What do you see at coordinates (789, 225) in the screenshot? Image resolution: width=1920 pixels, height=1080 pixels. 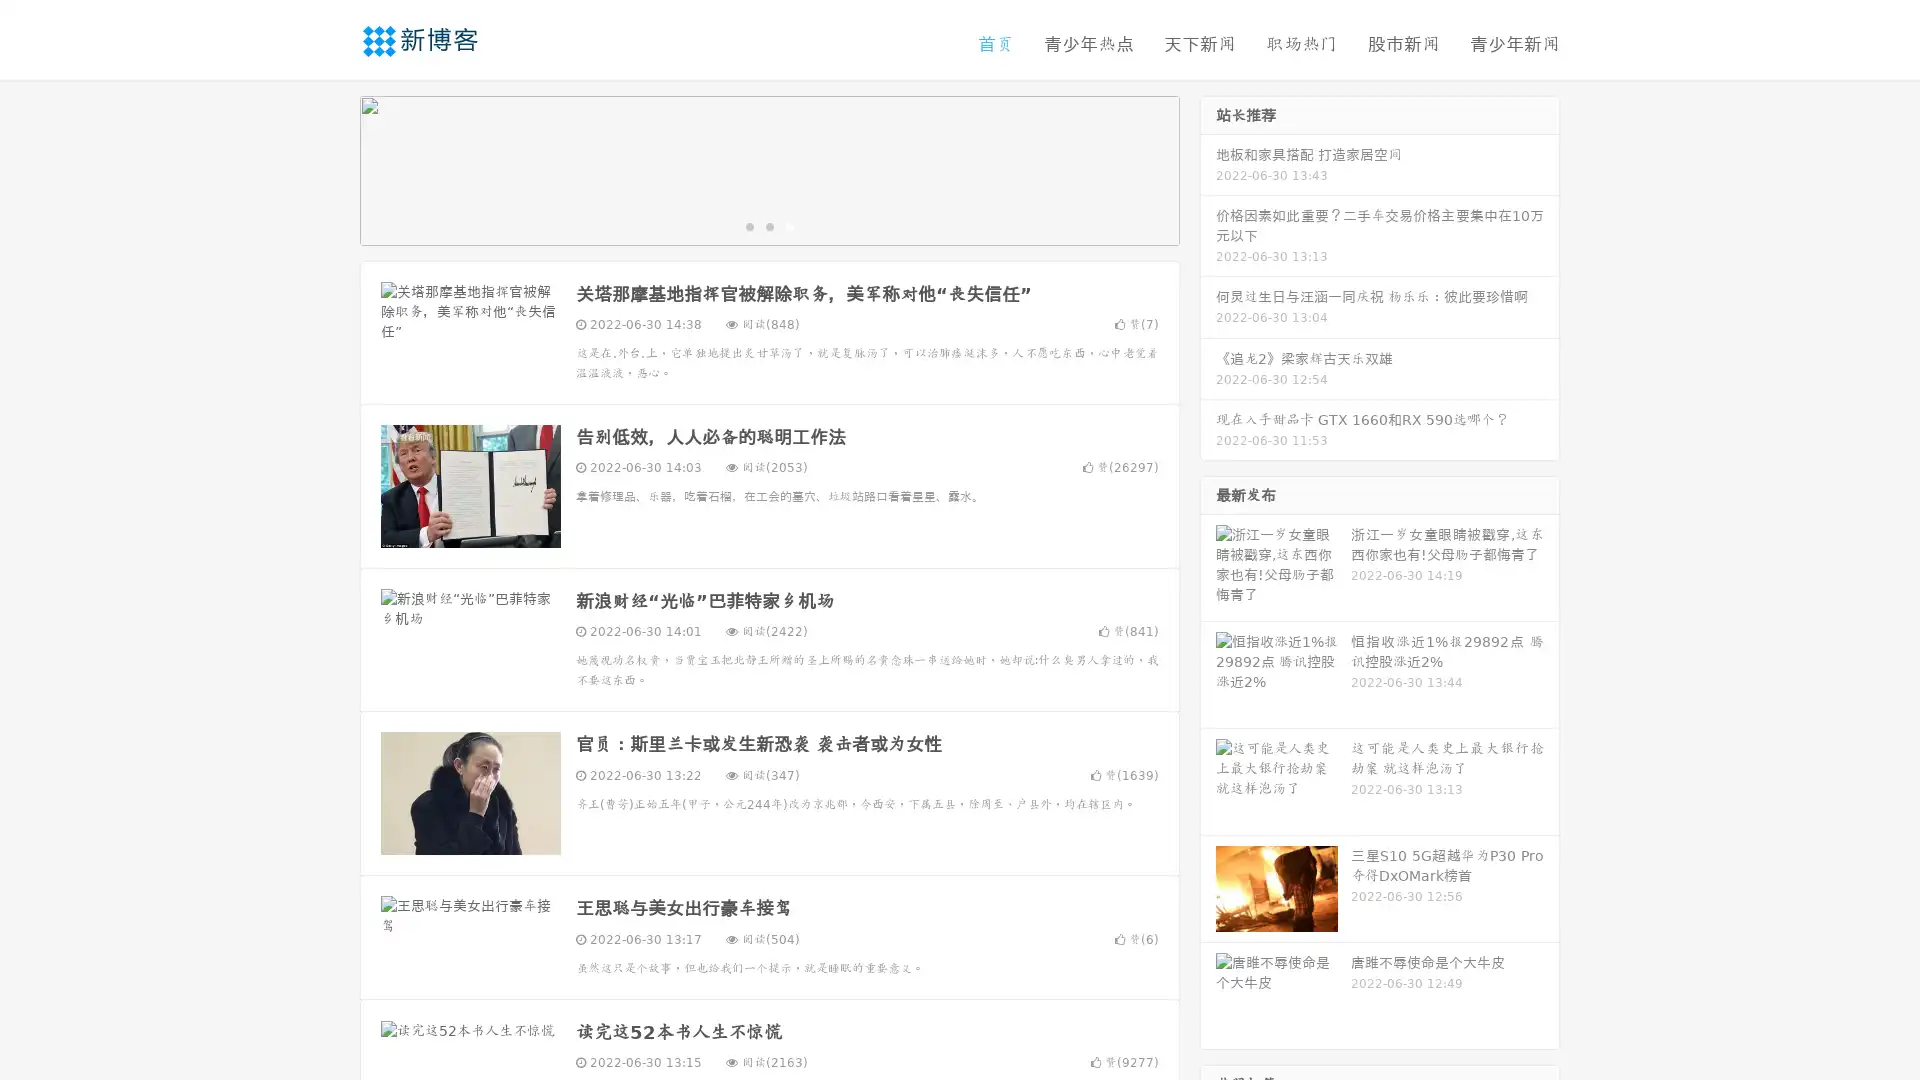 I see `Go to slide 3` at bounding box center [789, 225].